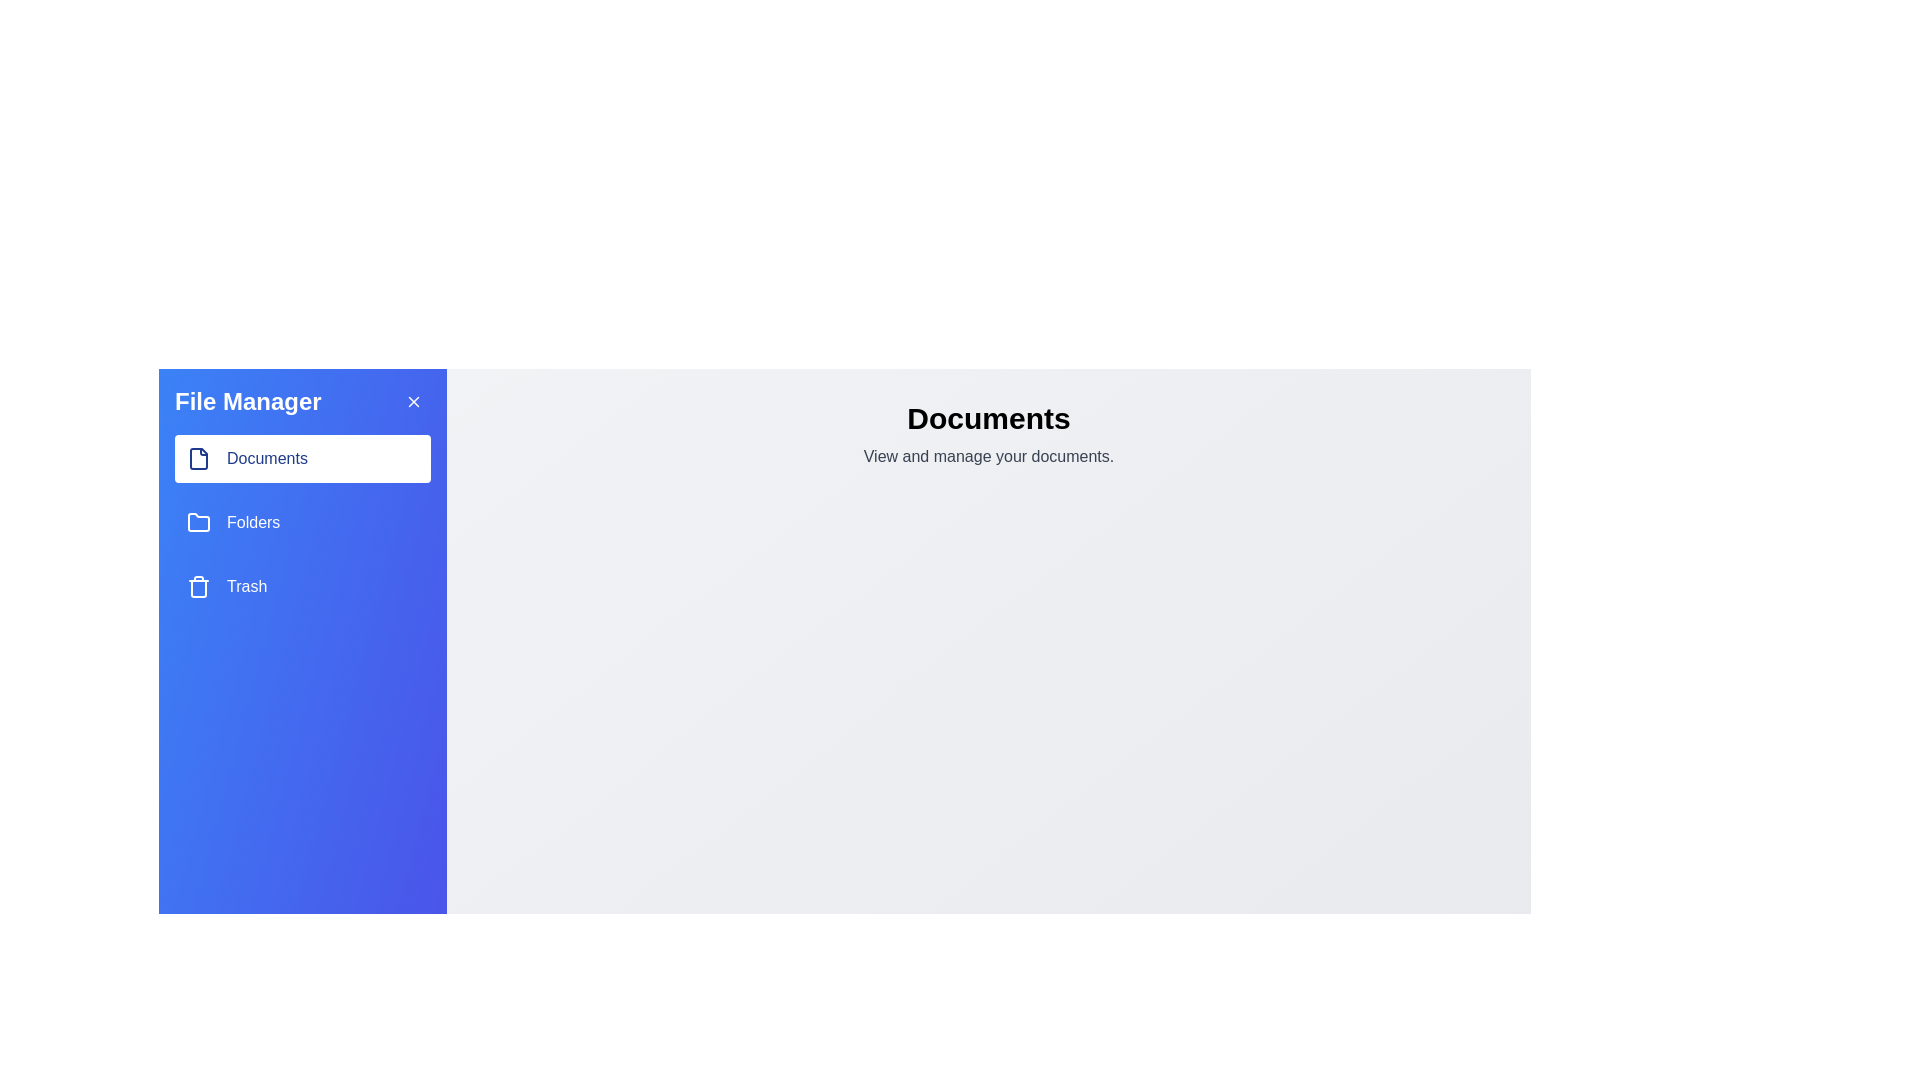  Describe the element at coordinates (301, 522) in the screenshot. I see `the Folders in the sidebar` at that location.